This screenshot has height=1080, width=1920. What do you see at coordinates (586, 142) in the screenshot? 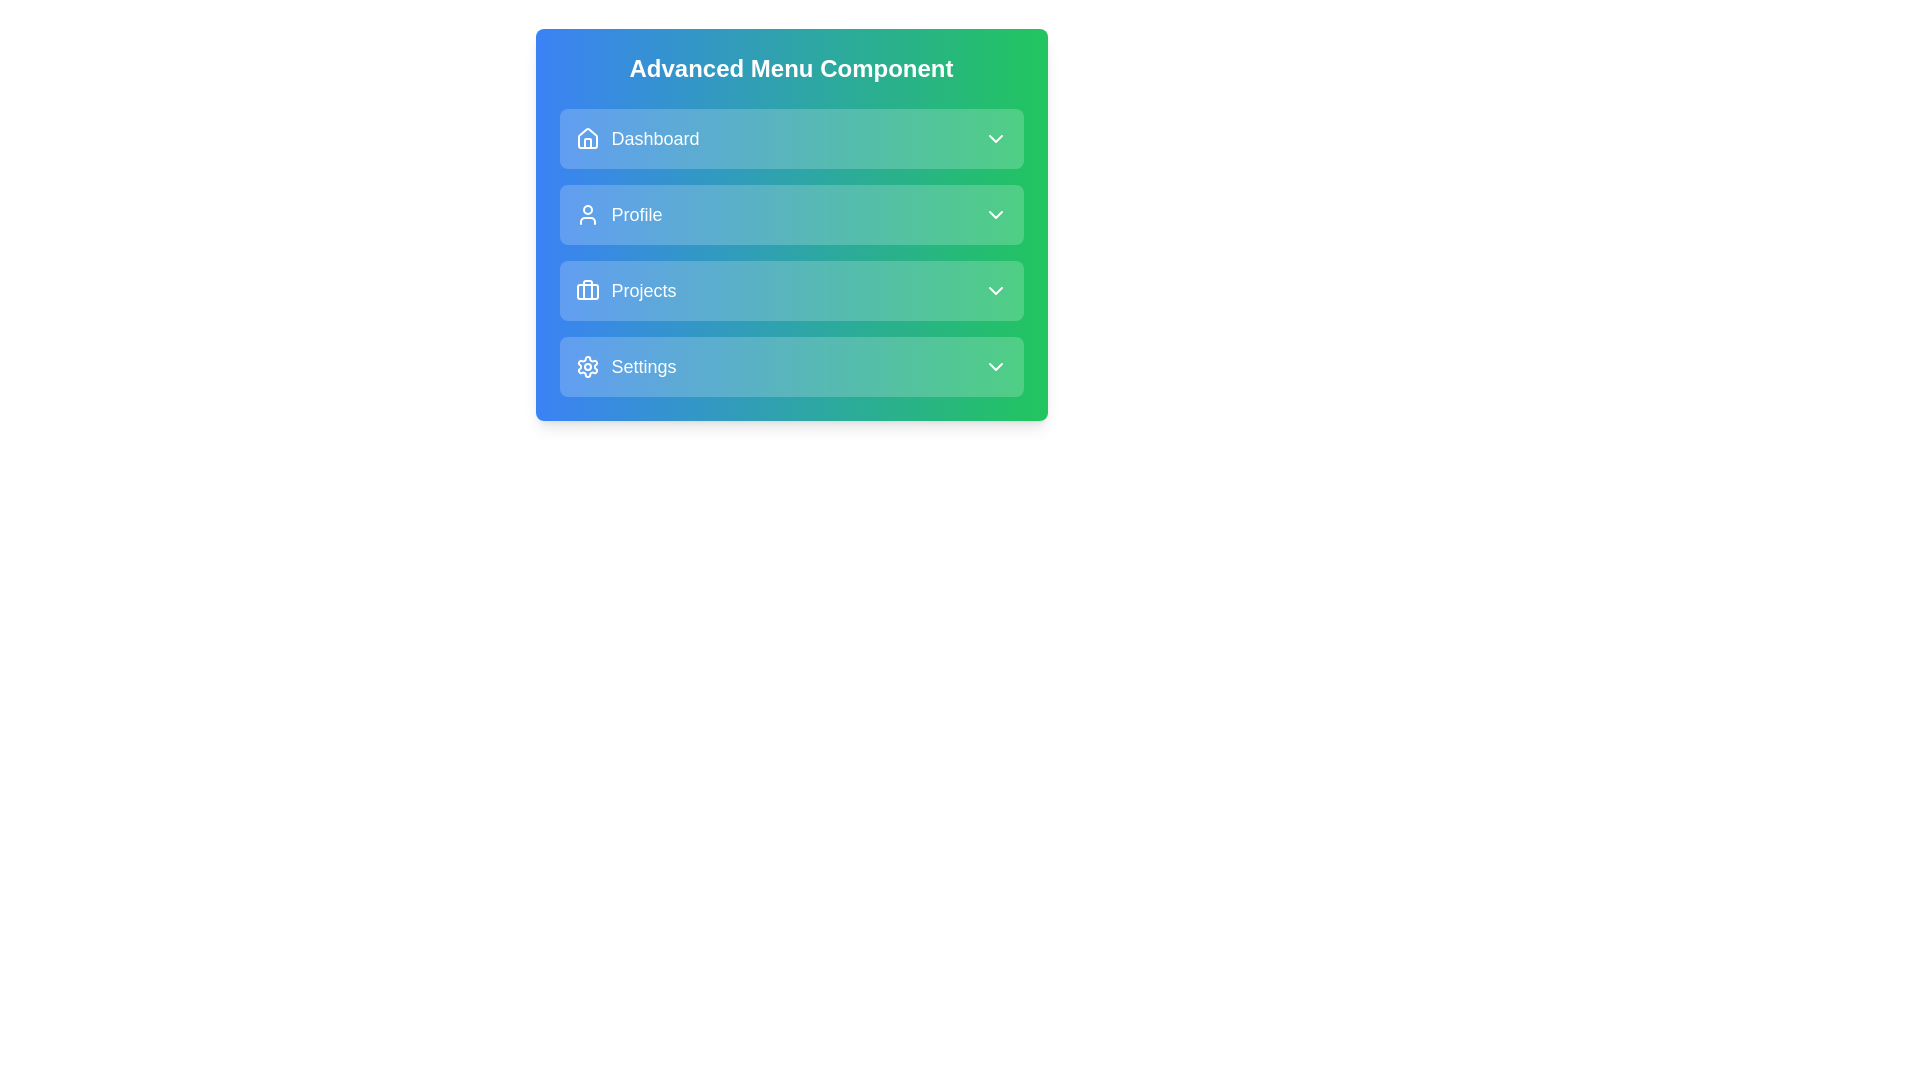
I see `the internal segment of the house icon, which resembles a door, located beside the 'Dashboard' text in the topmost menu row` at bounding box center [586, 142].